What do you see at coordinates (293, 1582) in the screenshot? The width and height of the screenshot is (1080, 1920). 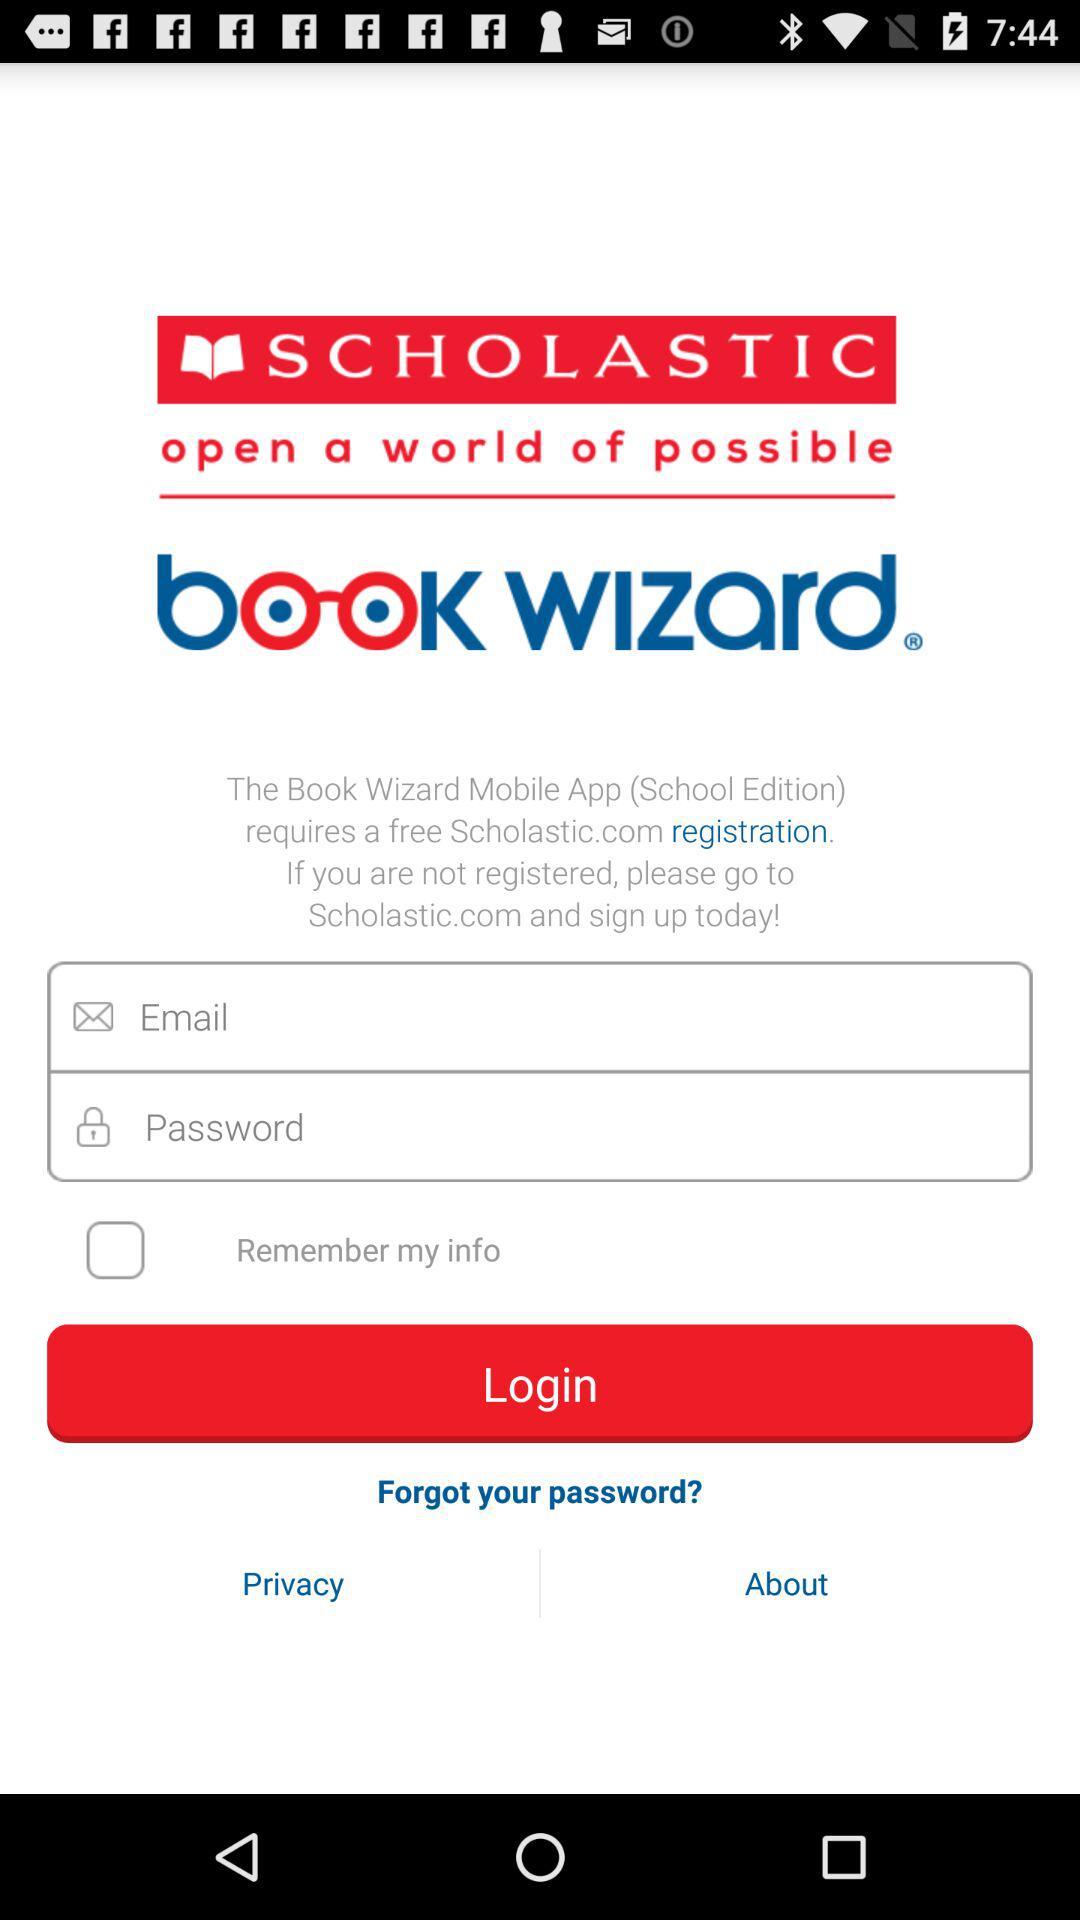 I see `button next to the about` at bounding box center [293, 1582].